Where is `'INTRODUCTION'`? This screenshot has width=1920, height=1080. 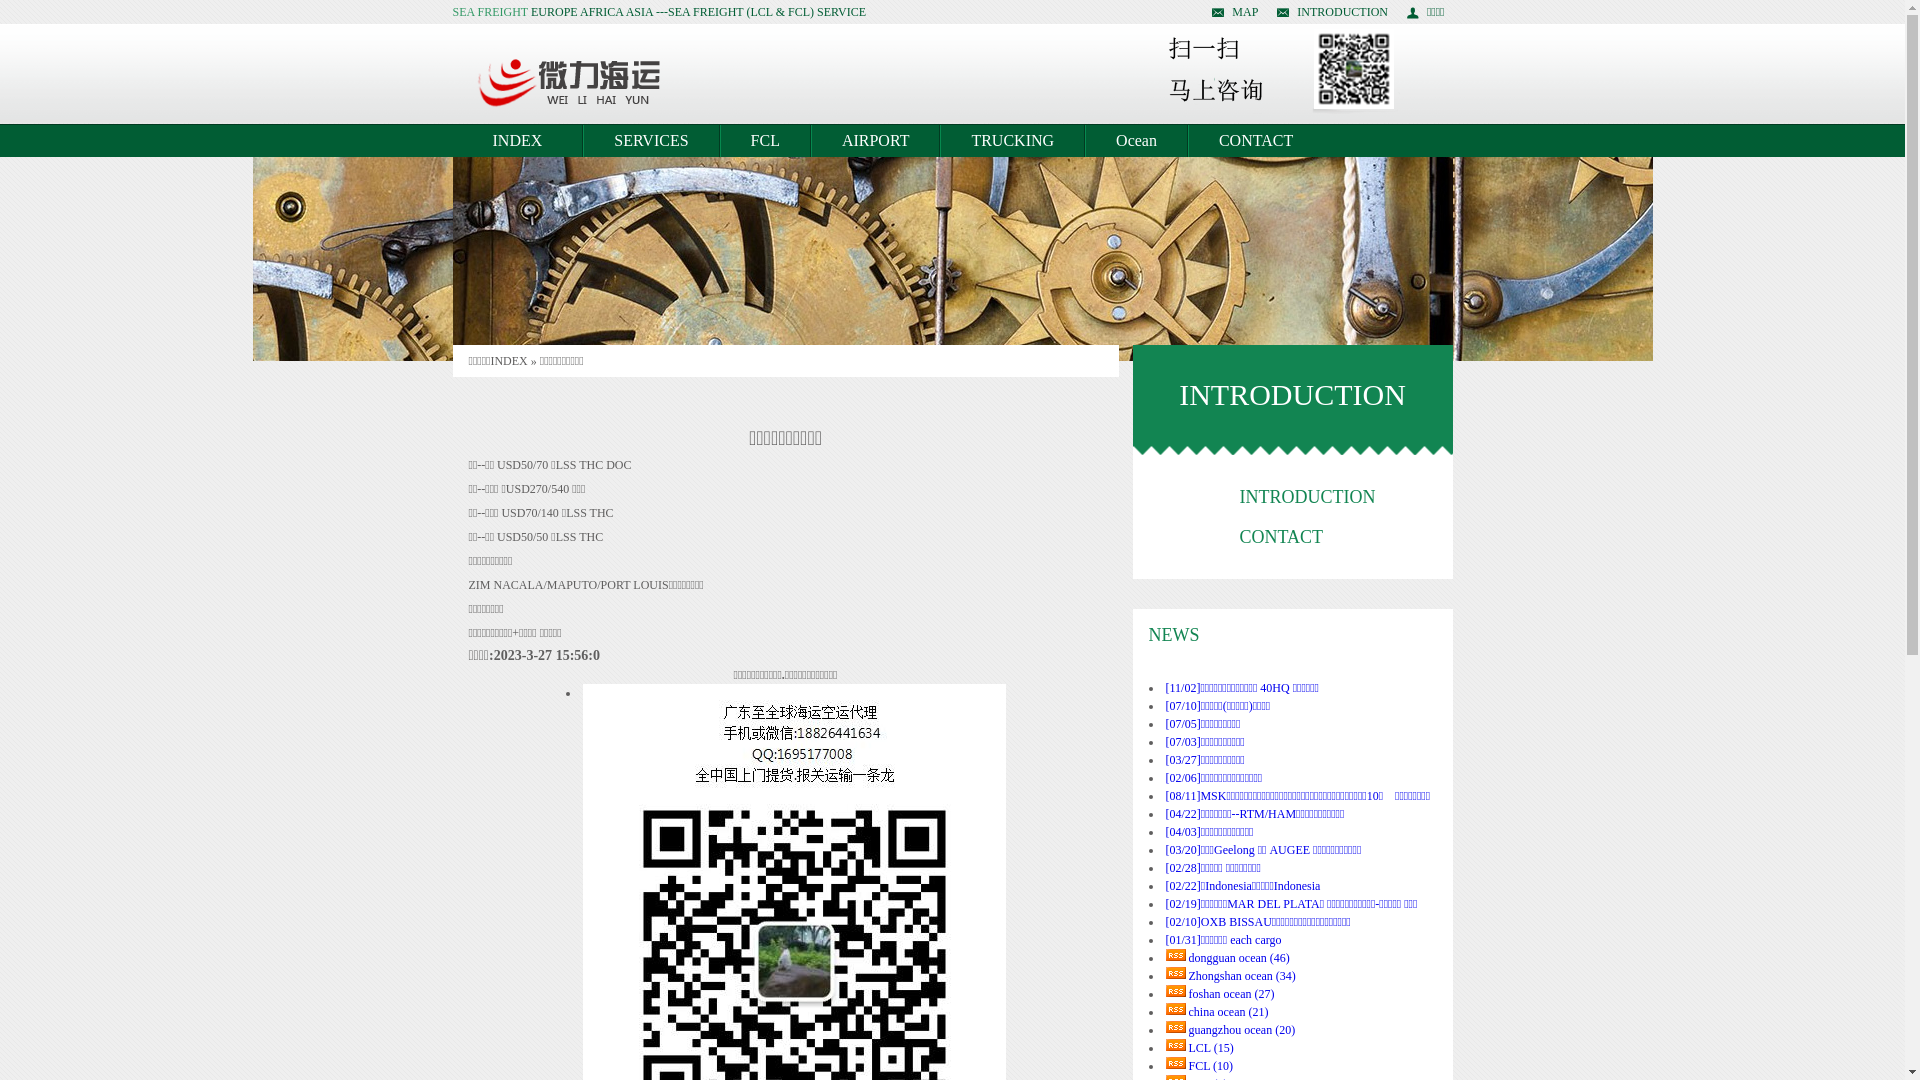
'INTRODUCTION' is located at coordinates (1308, 496).